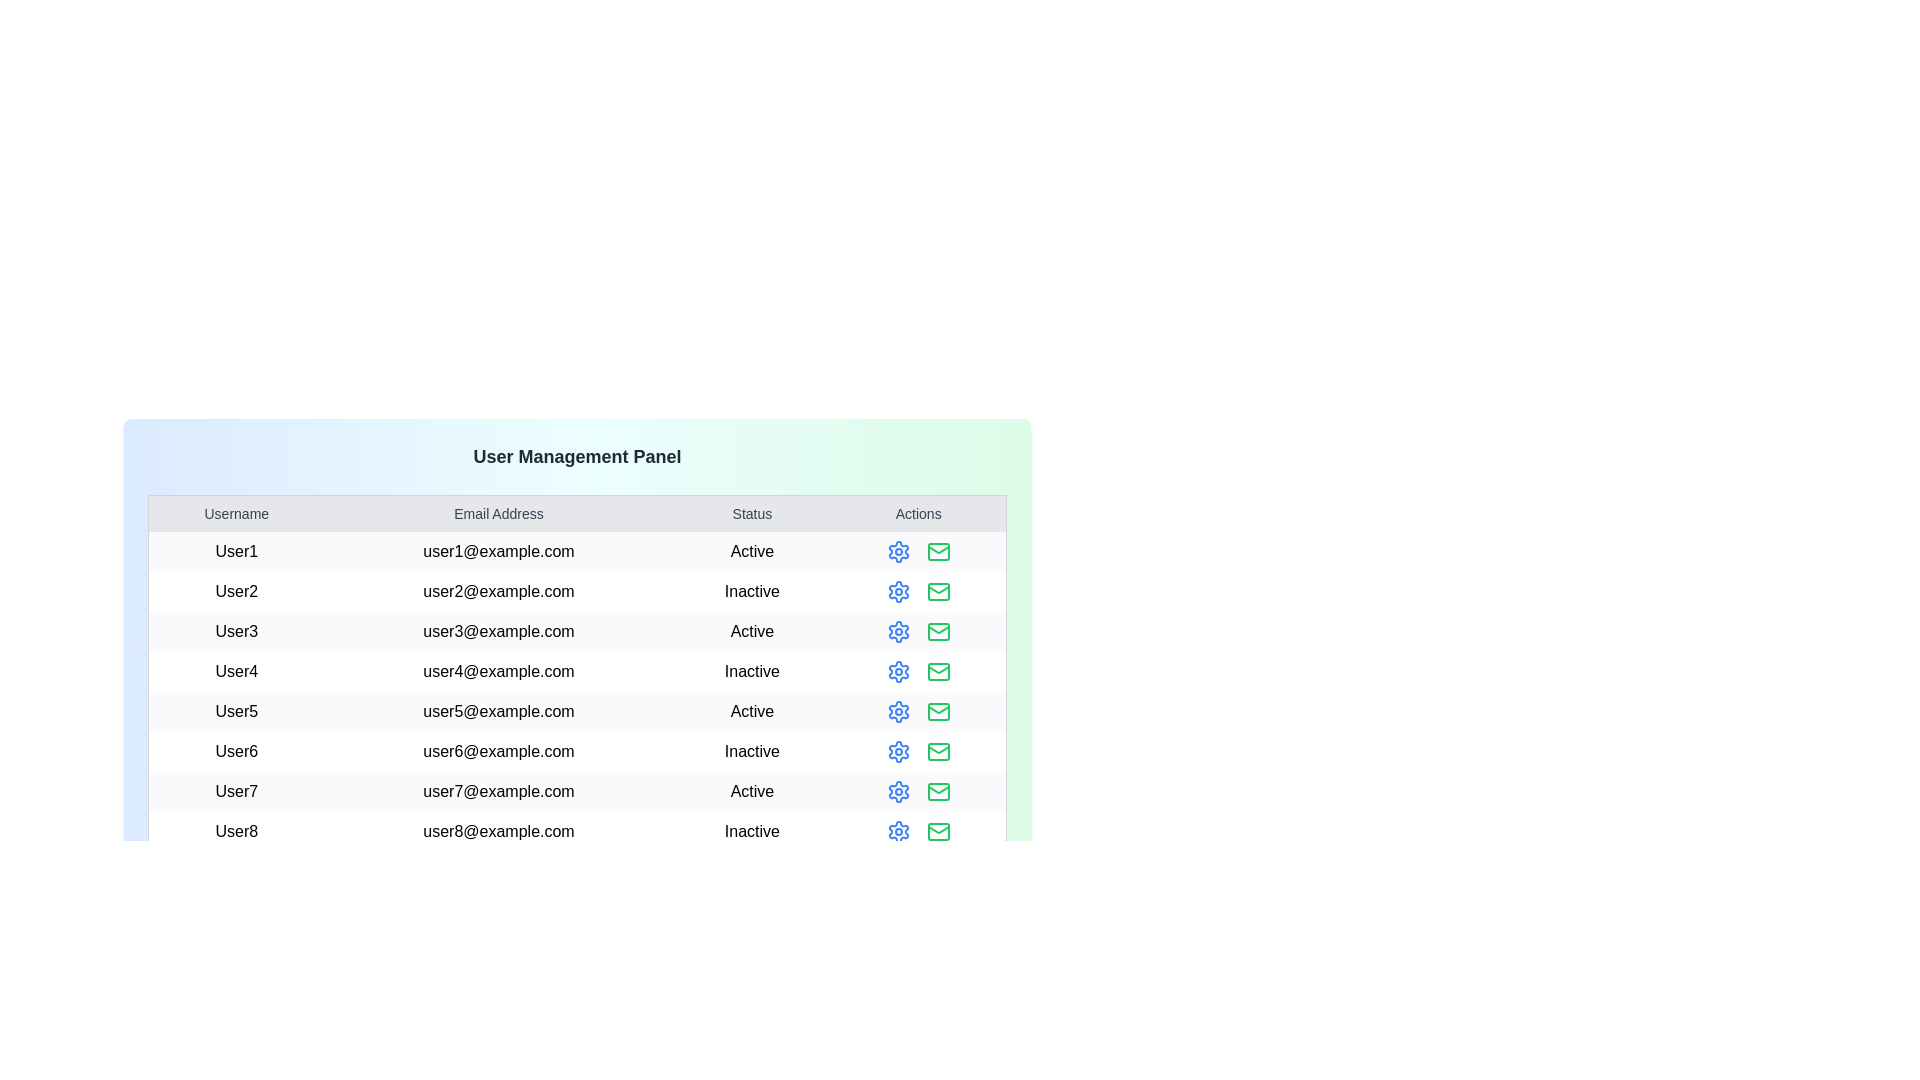  Describe the element at coordinates (937, 752) in the screenshot. I see `the mail icon for the user identified by User6` at that location.